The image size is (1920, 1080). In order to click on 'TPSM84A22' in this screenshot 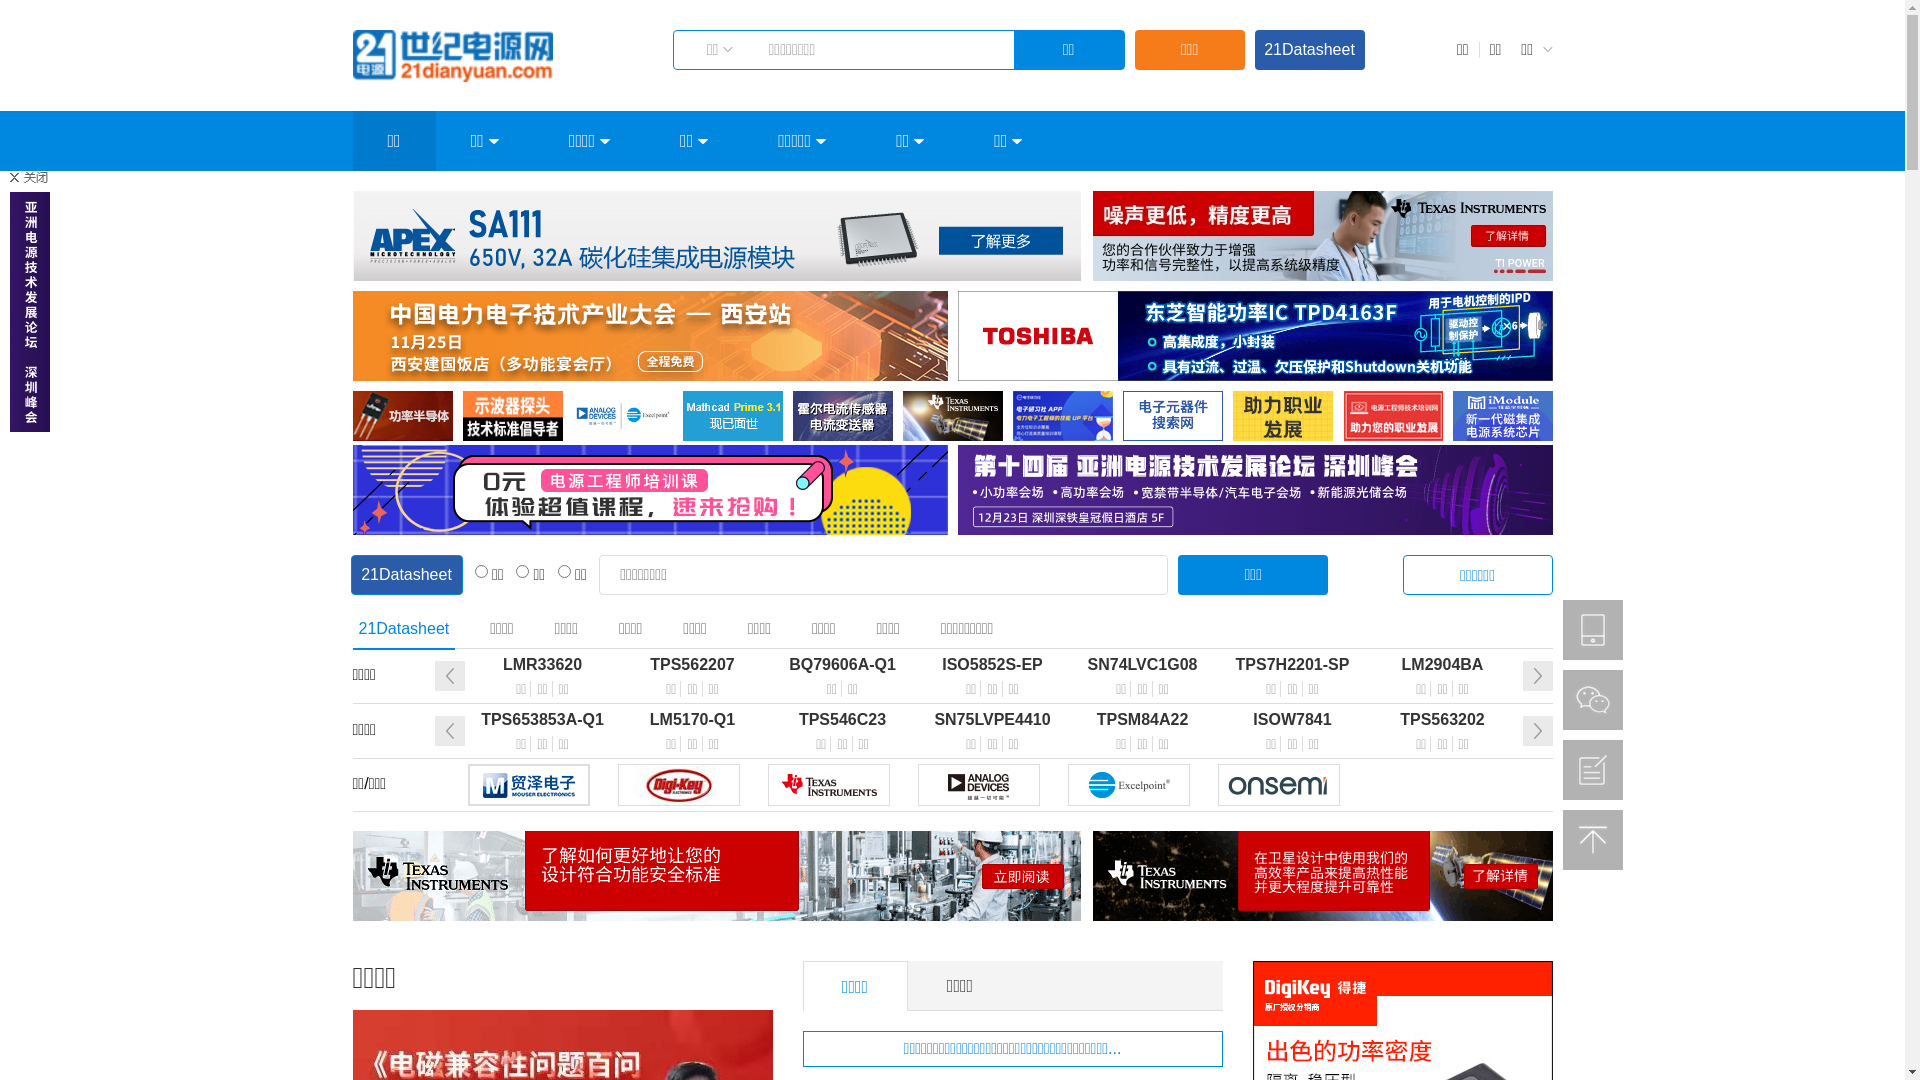, I will do `click(1142, 720)`.